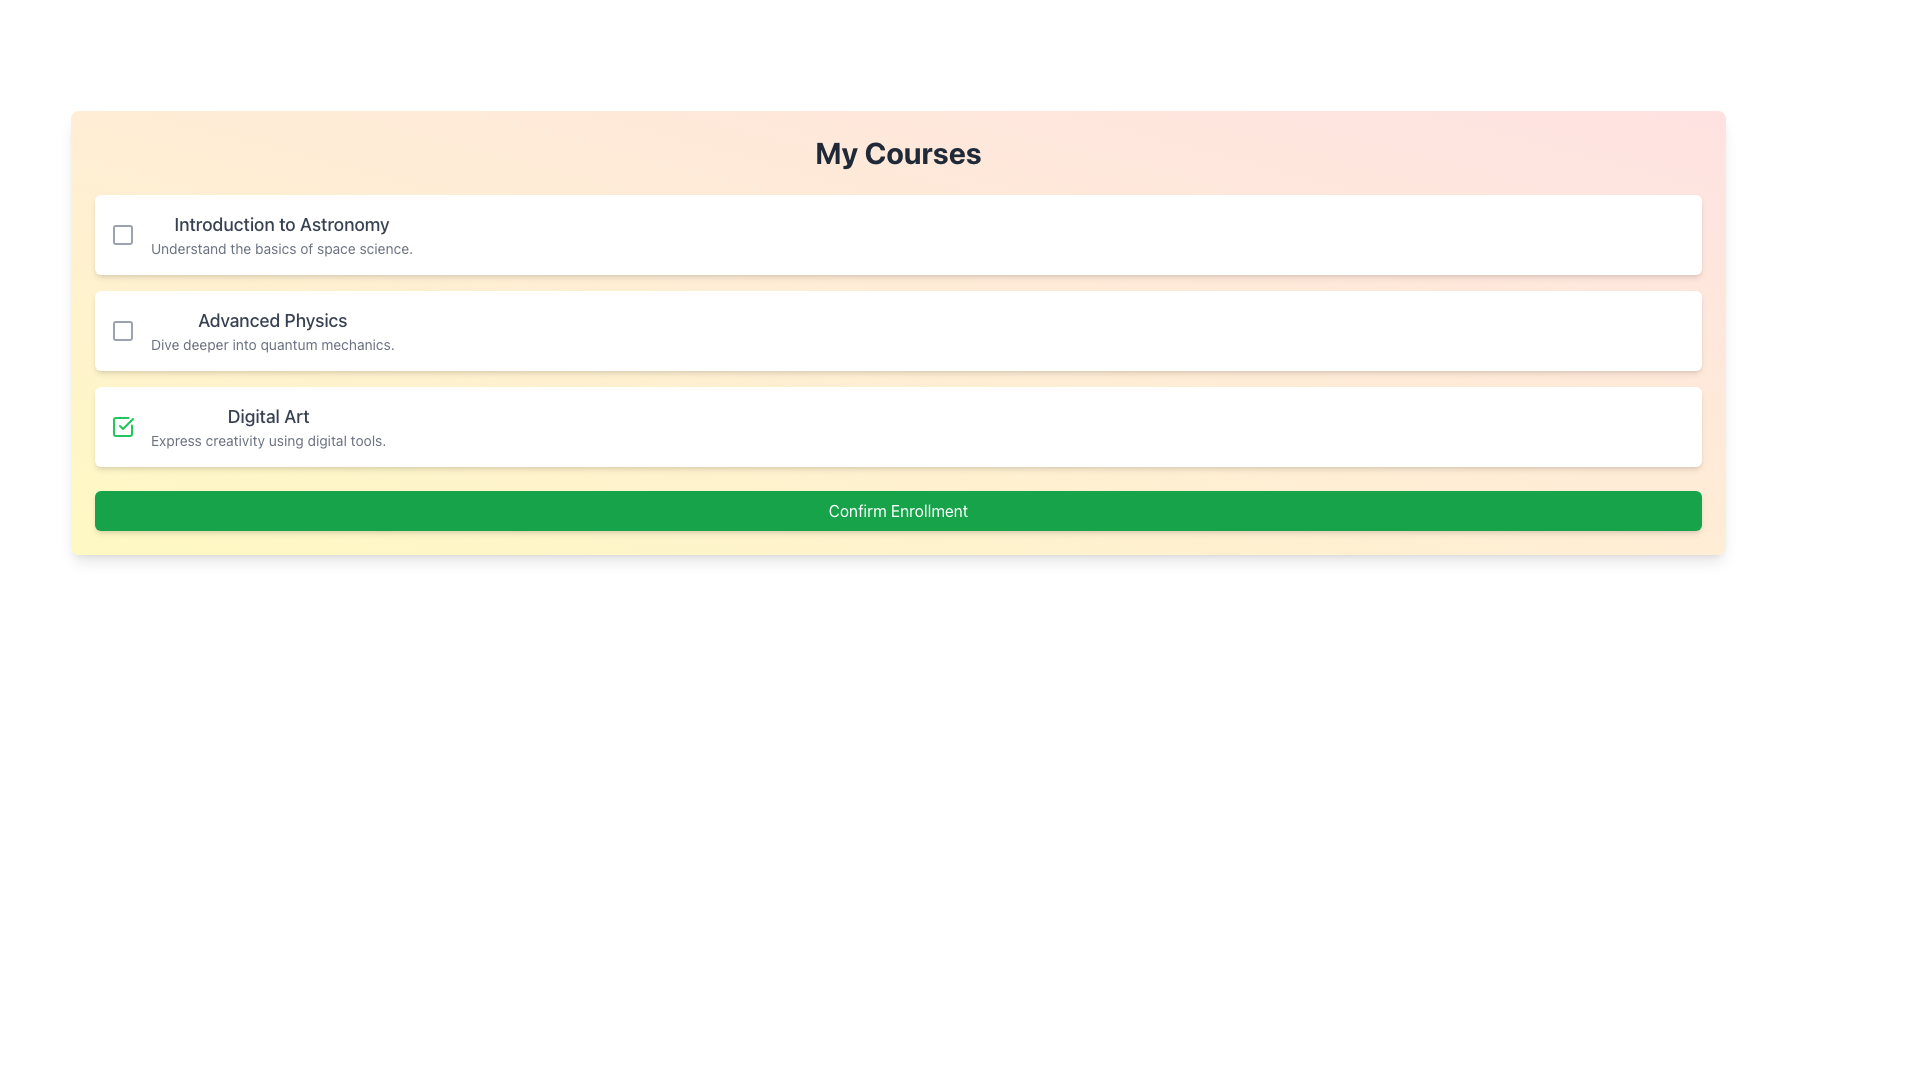 Image resolution: width=1920 pixels, height=1080 pixels. What do you see at coordinates (271, 330) in the screenshot?
I see `the adjacent controls of the 'Advanced Physics' text element, which is the second option in the list of course items` at bounding box center [271, 330].